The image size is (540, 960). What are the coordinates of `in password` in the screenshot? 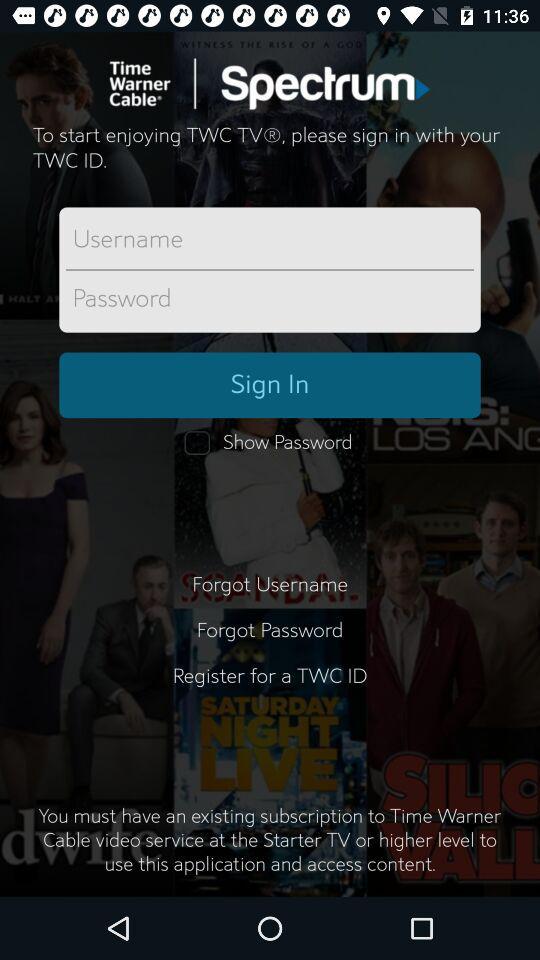 It's located at (270, 298).